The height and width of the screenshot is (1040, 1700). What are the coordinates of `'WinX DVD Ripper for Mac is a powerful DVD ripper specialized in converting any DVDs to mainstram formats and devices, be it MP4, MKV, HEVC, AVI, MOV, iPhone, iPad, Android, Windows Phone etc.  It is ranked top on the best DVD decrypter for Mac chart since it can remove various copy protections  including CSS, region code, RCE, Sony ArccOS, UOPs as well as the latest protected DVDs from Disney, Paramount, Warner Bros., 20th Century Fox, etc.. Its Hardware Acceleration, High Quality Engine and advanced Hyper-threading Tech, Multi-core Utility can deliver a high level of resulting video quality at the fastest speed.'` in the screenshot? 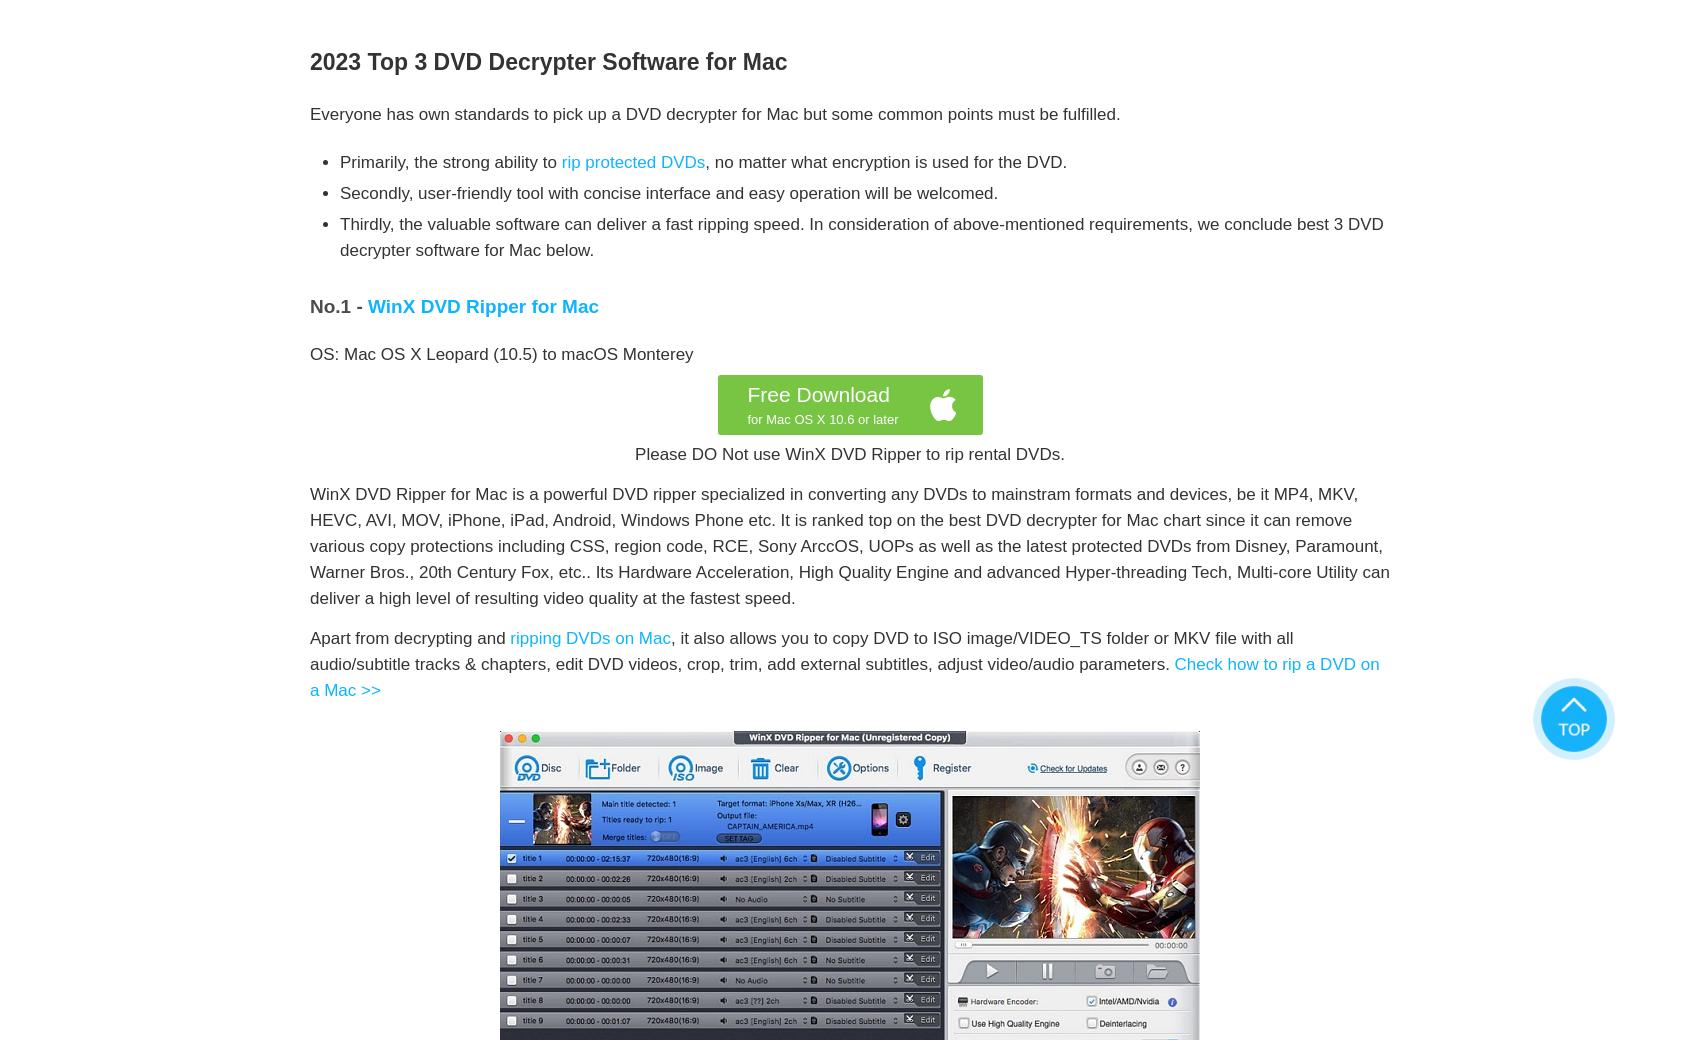 It's located at (850, 545).